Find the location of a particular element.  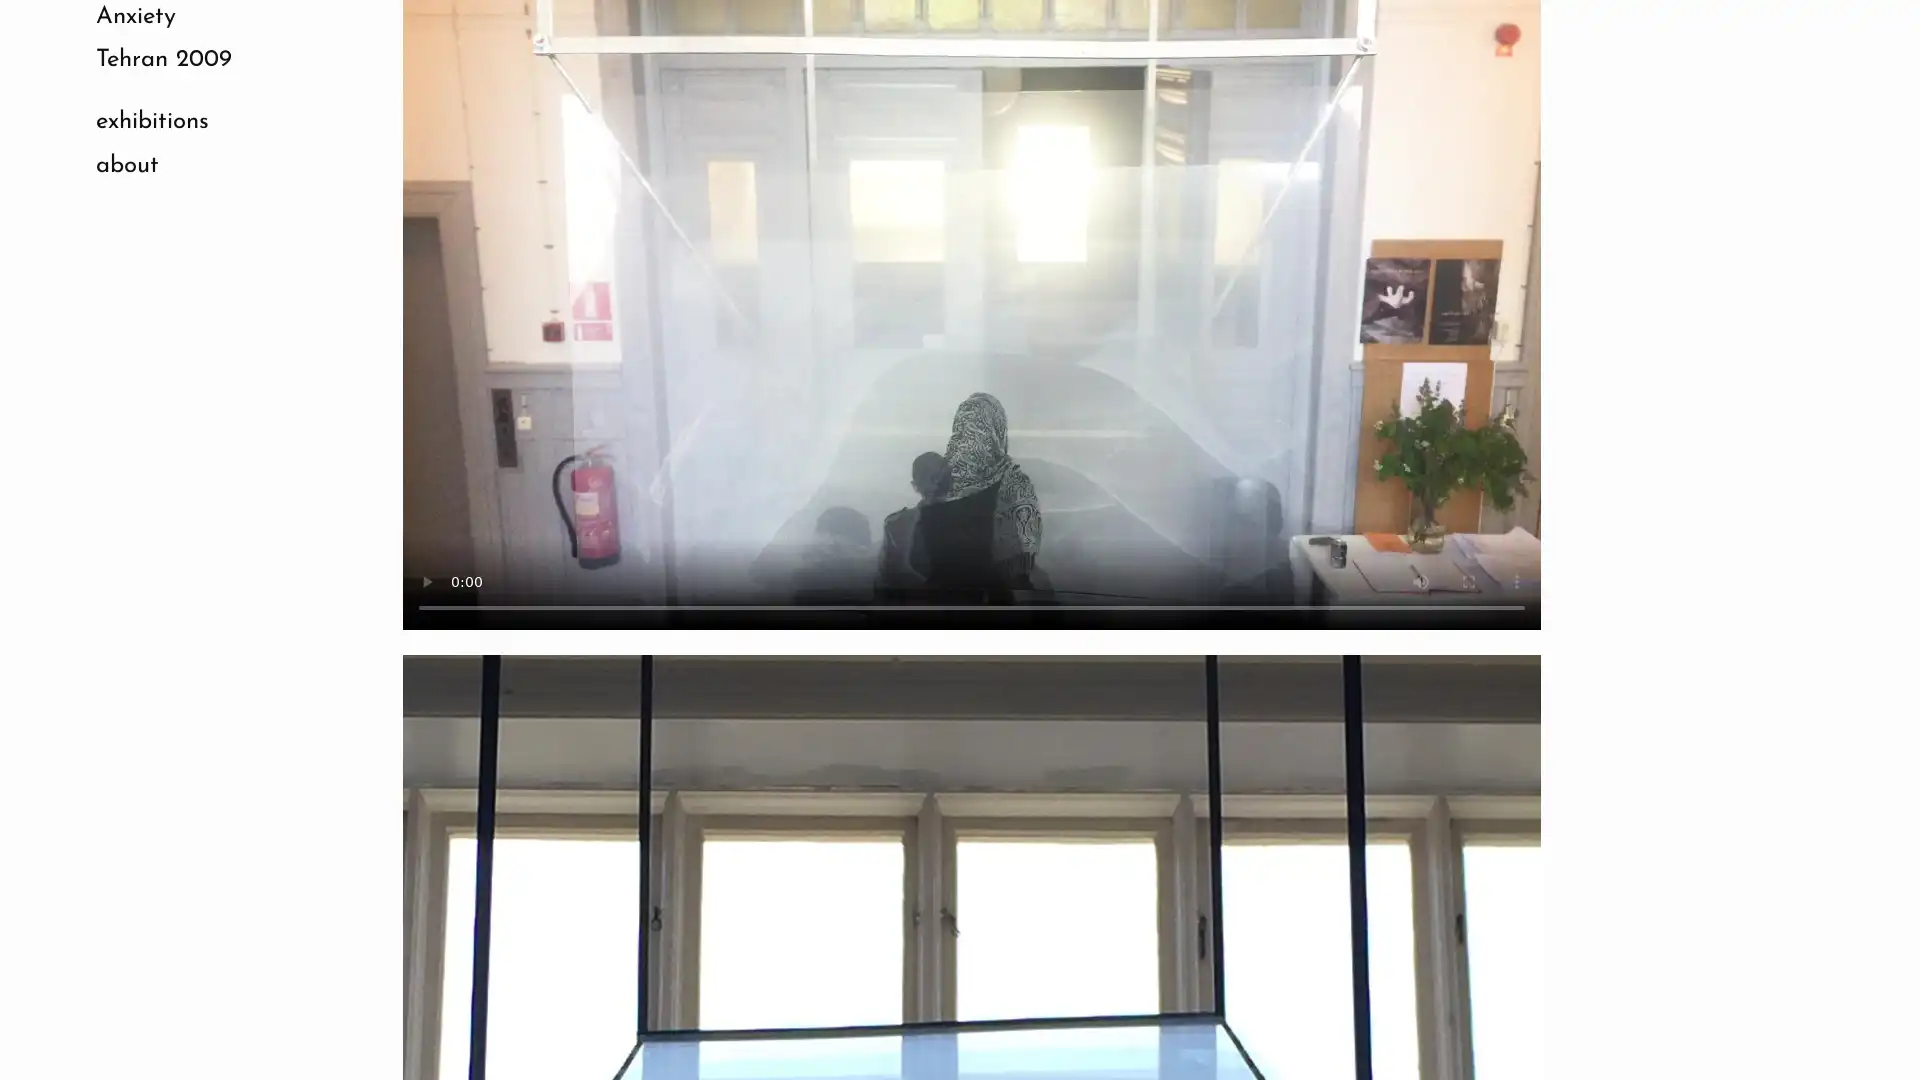

show more media controls is located at coordinates (1516, 582).